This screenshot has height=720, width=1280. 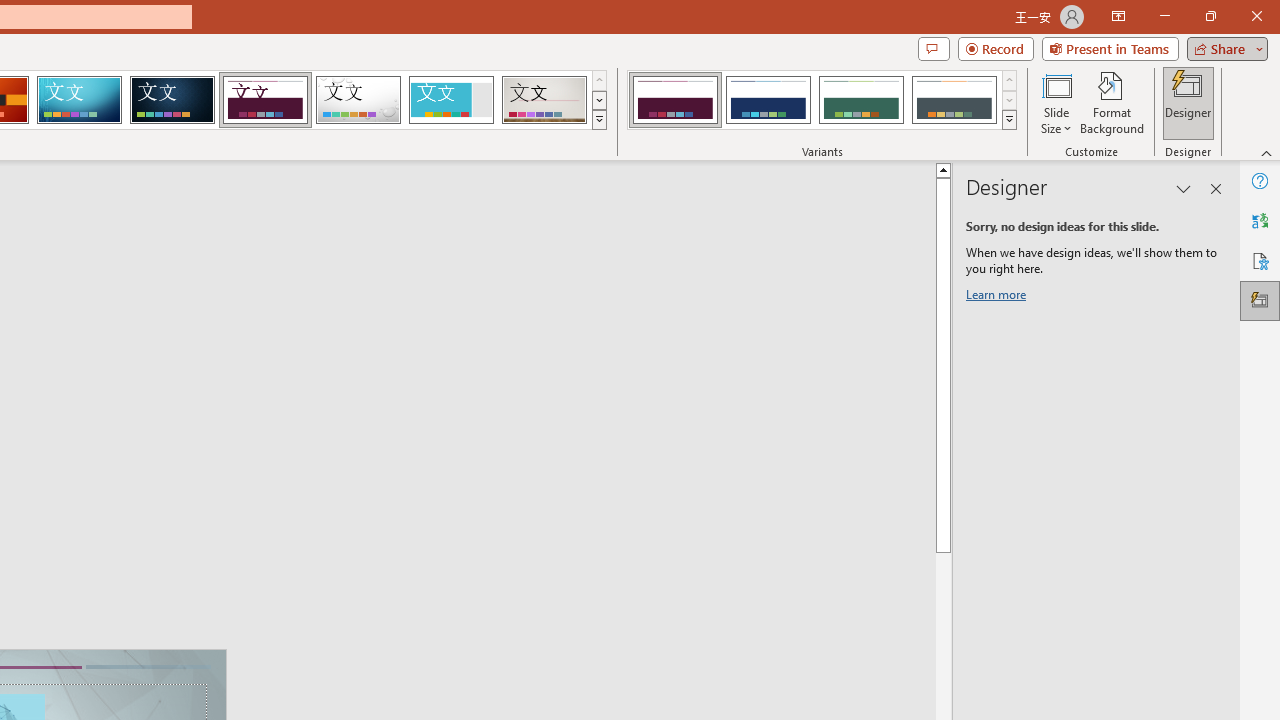 I want to click on 'Translator', so click(x=1259, y=221).